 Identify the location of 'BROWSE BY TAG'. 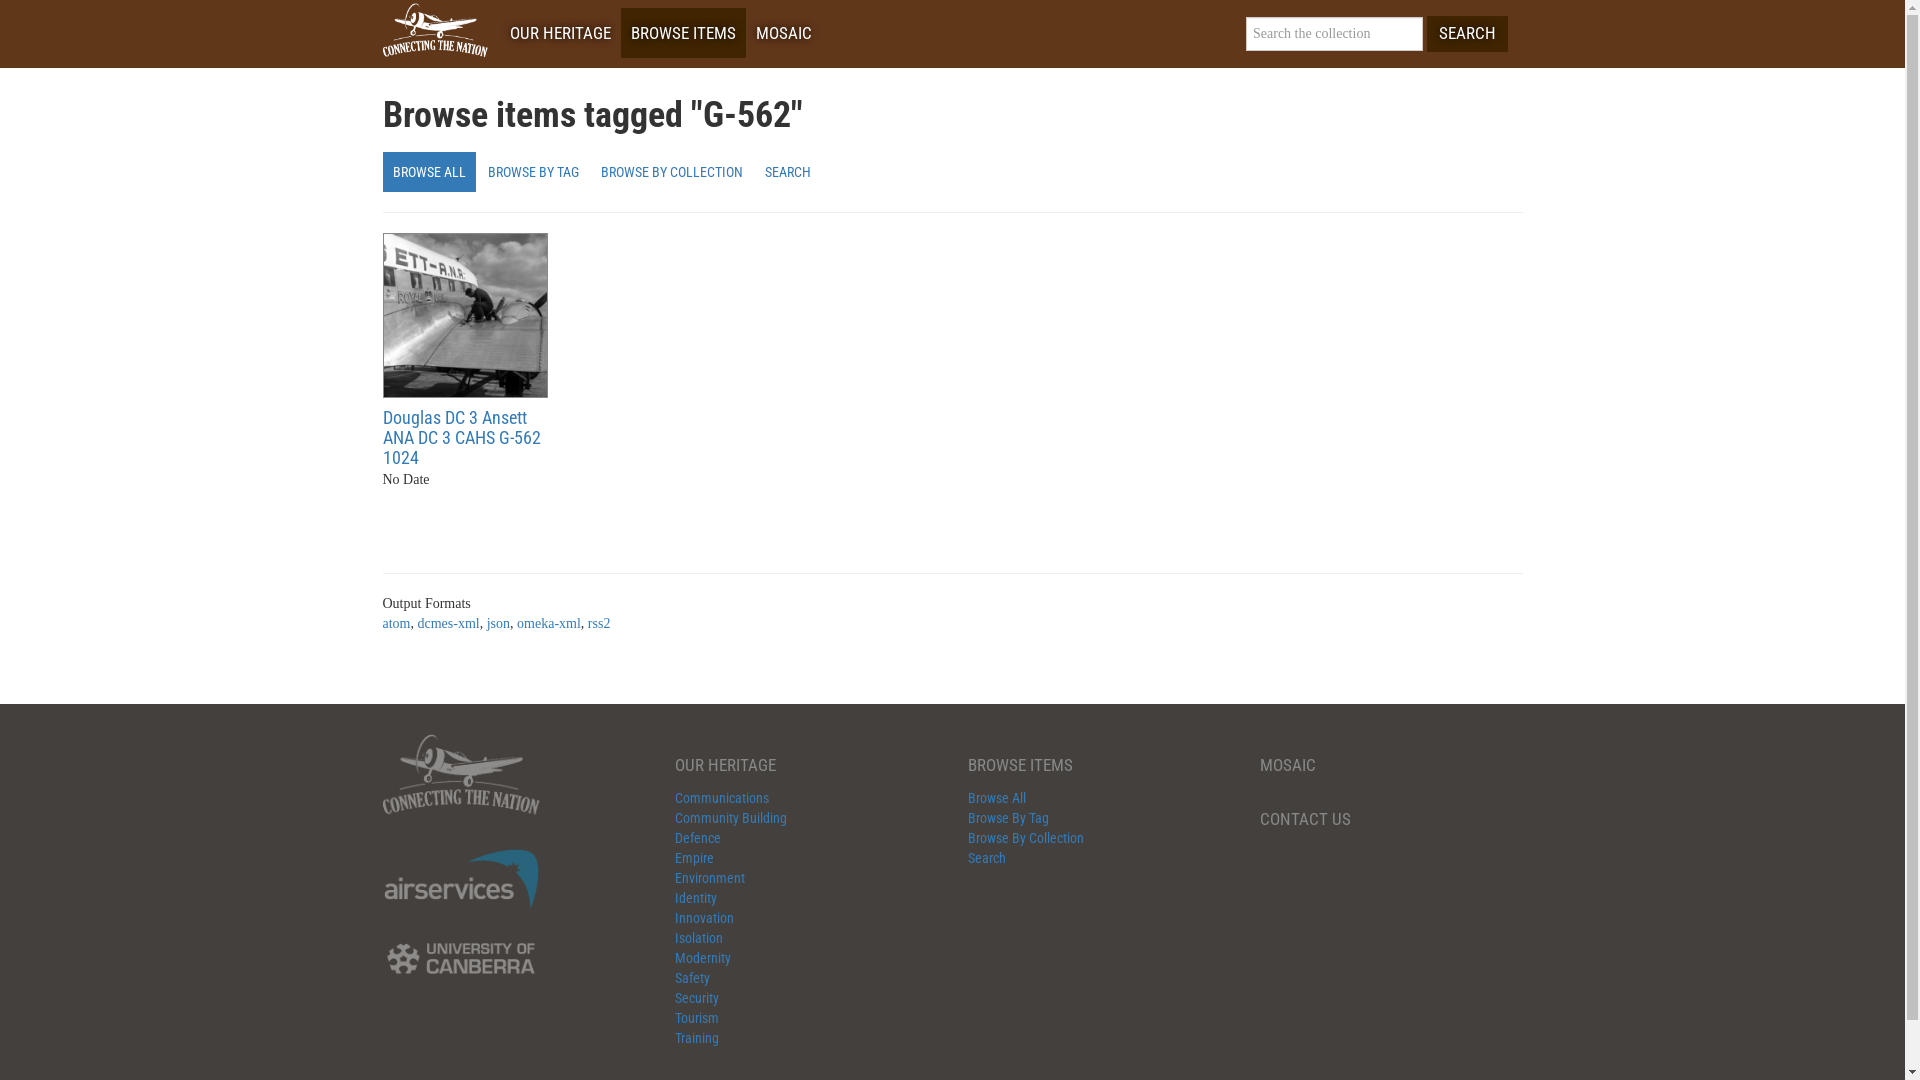
(533, 171).